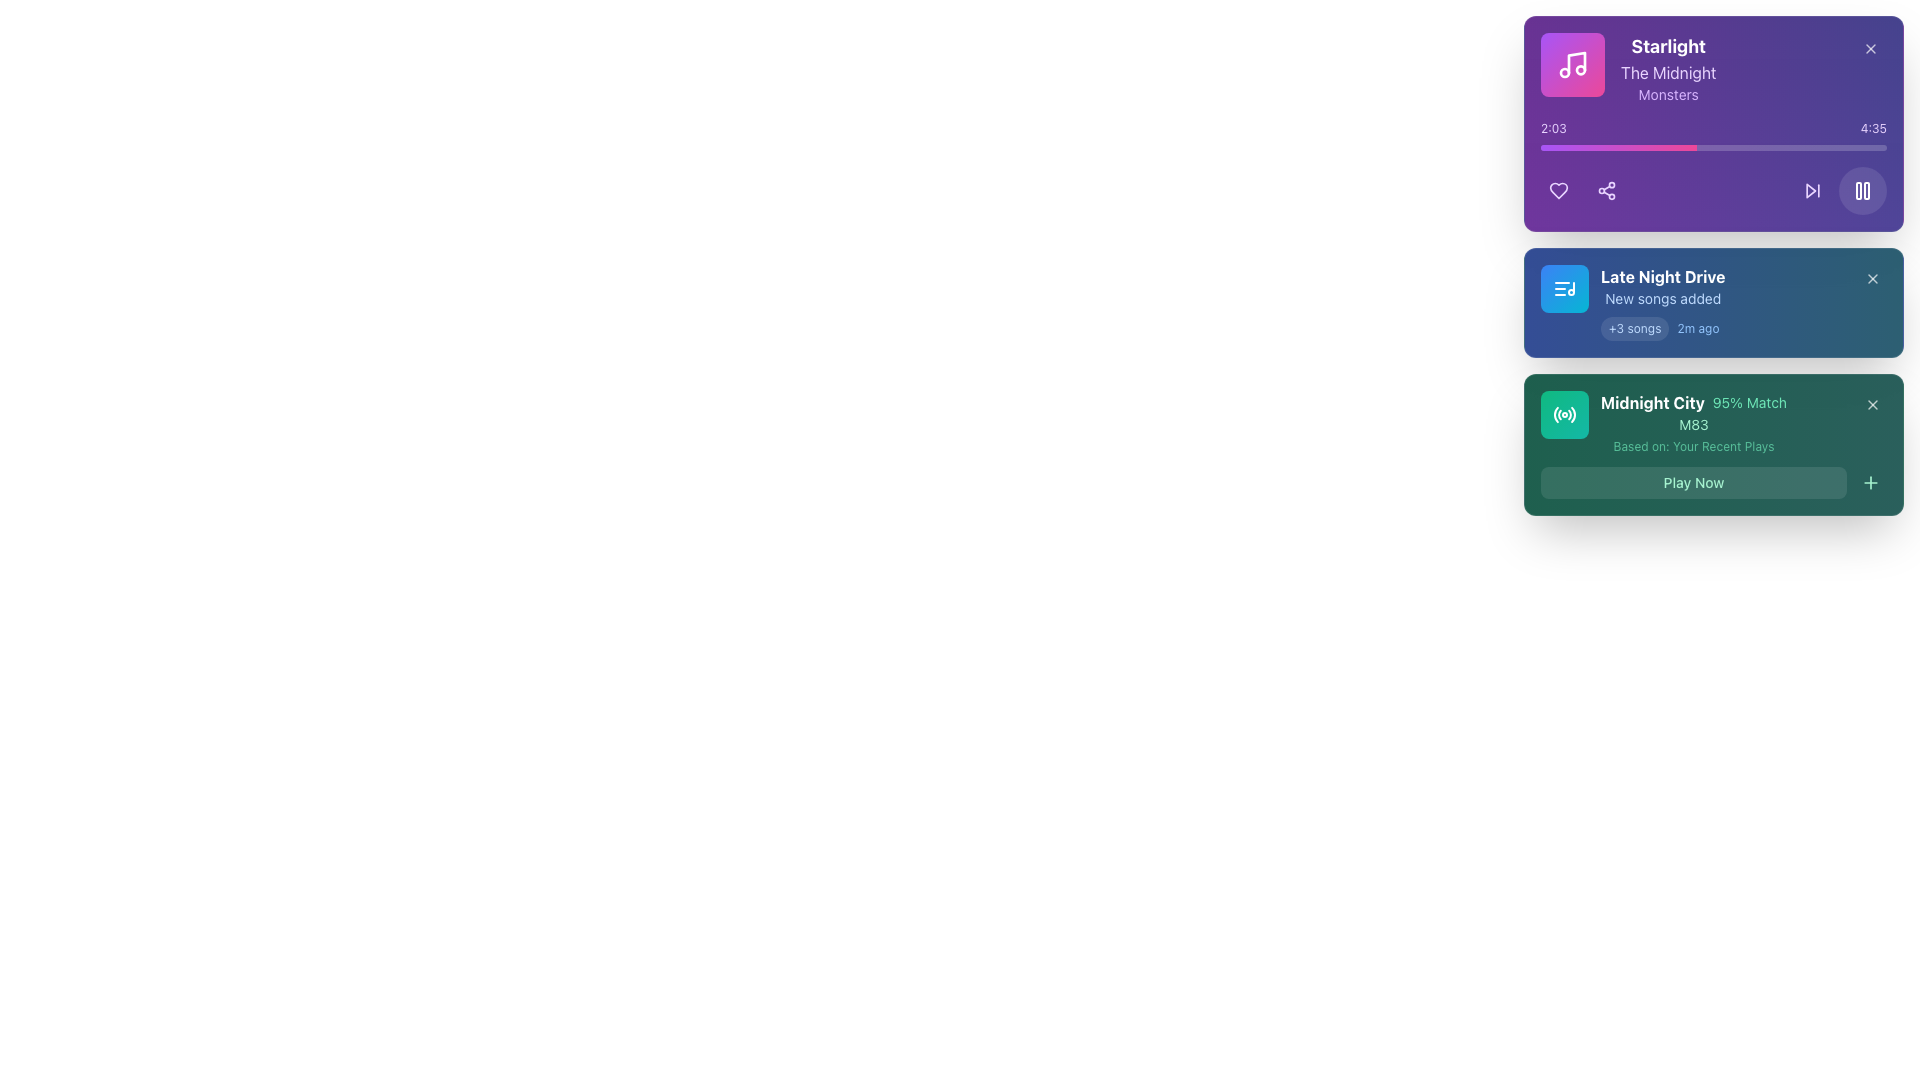  I want to click on the progress bar located beneath the title 'Starlight' and artist 'The Midnight' to jump to a specific time in the ongoing activity, so click(1712, 135).